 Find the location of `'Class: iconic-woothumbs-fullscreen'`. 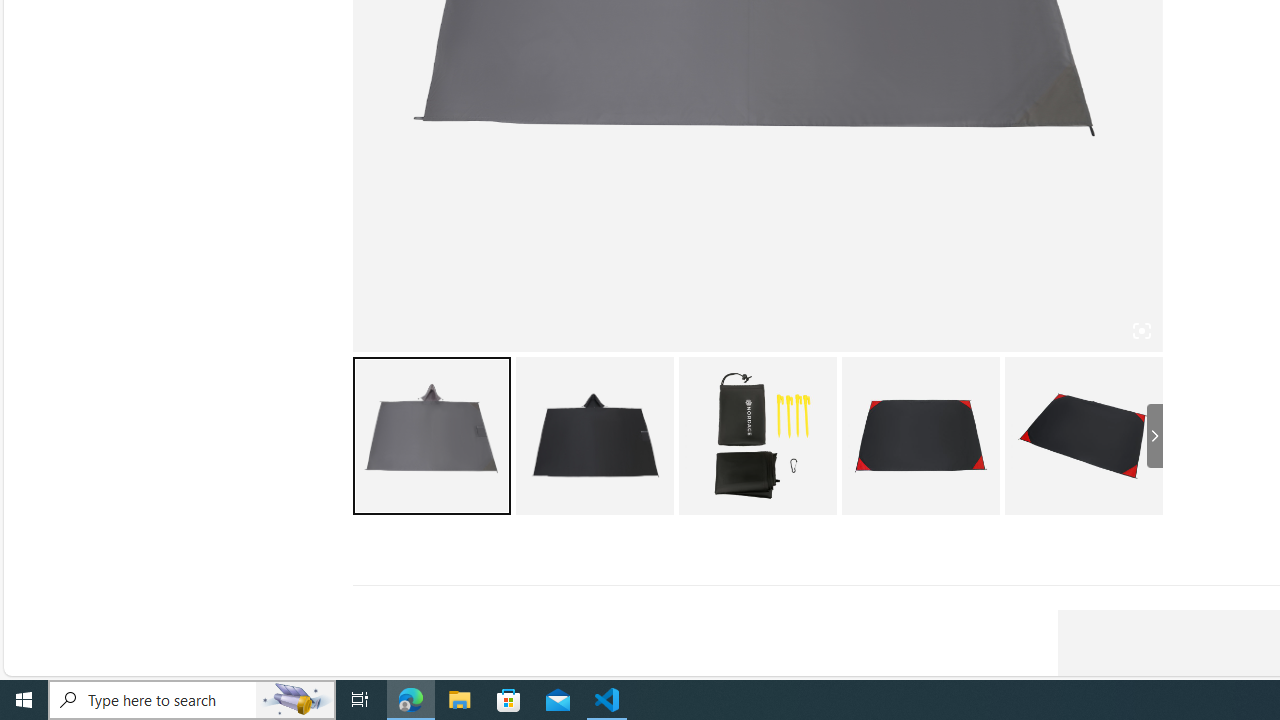

'Class: iconic-woothumbs-fullscreen' is located at coordinates (1141, 330).